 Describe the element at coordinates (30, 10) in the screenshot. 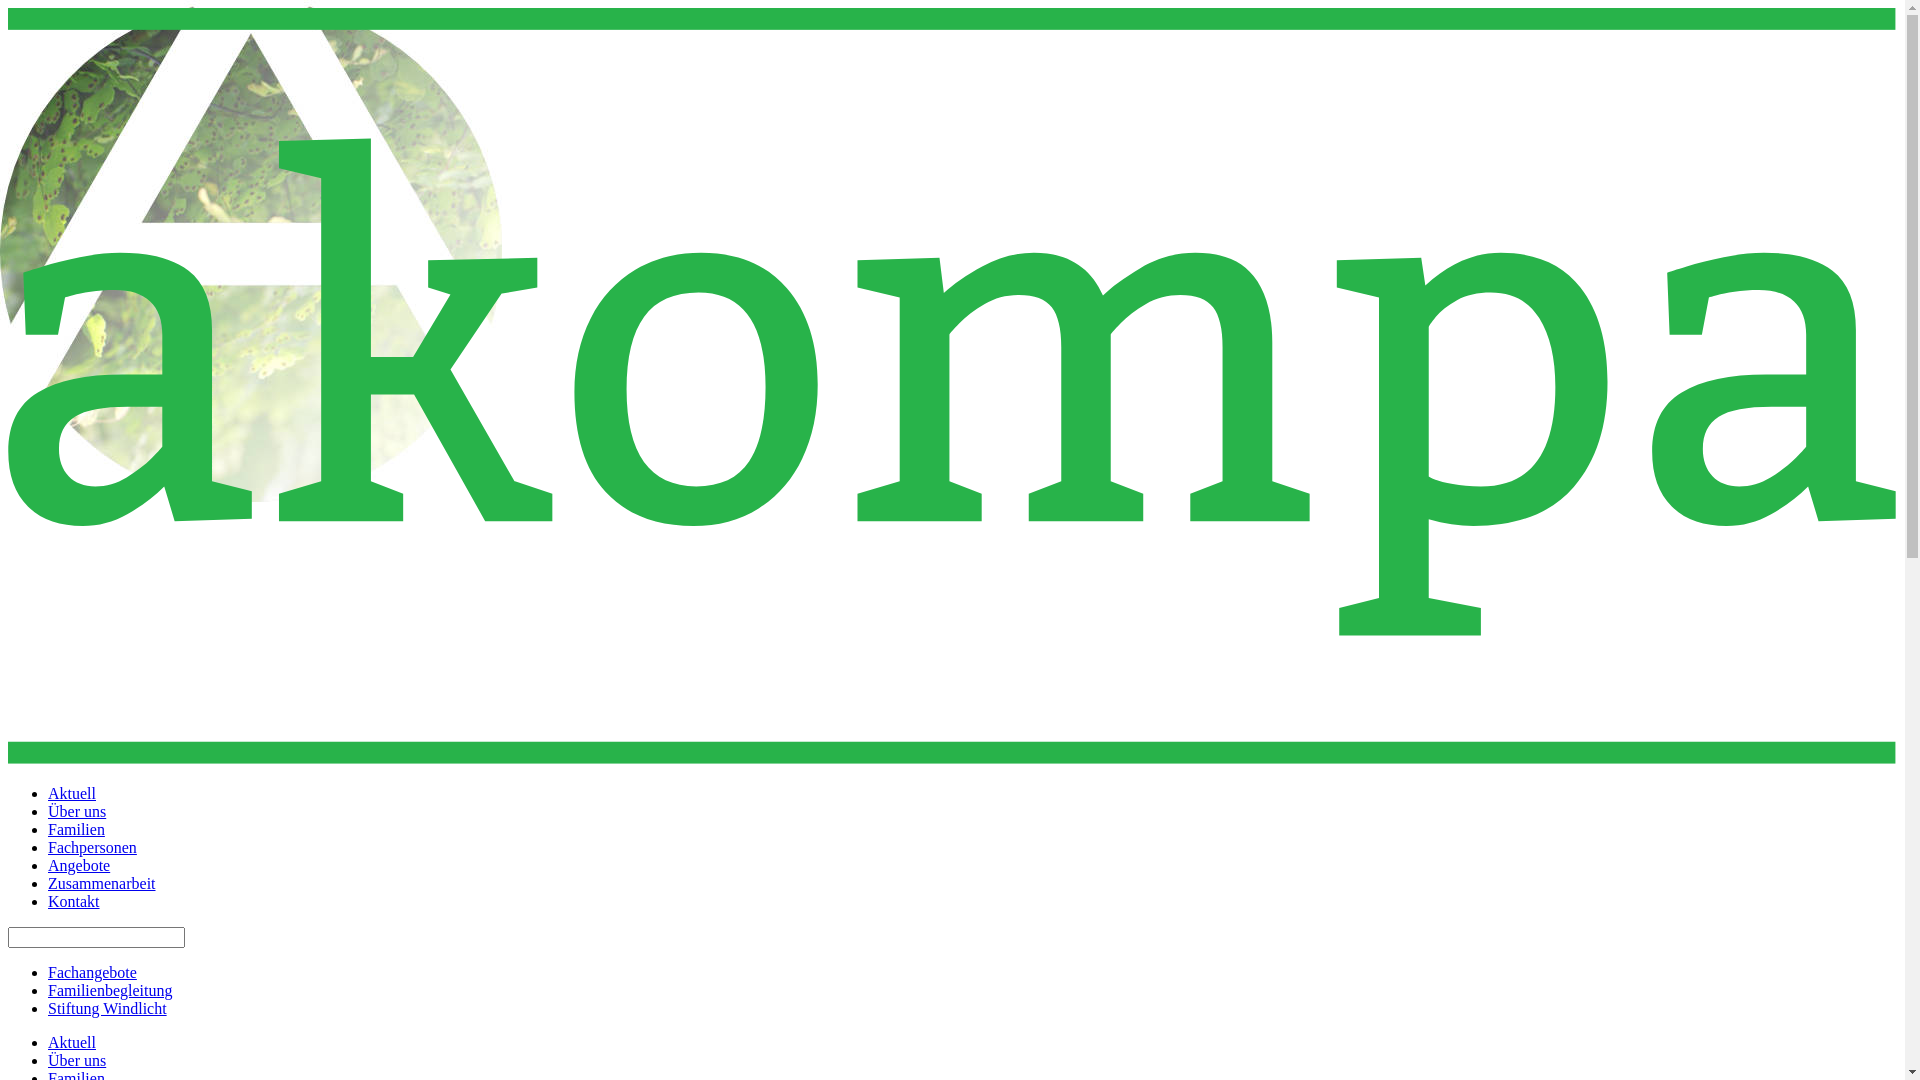

I see `'Suchen'` at that location.